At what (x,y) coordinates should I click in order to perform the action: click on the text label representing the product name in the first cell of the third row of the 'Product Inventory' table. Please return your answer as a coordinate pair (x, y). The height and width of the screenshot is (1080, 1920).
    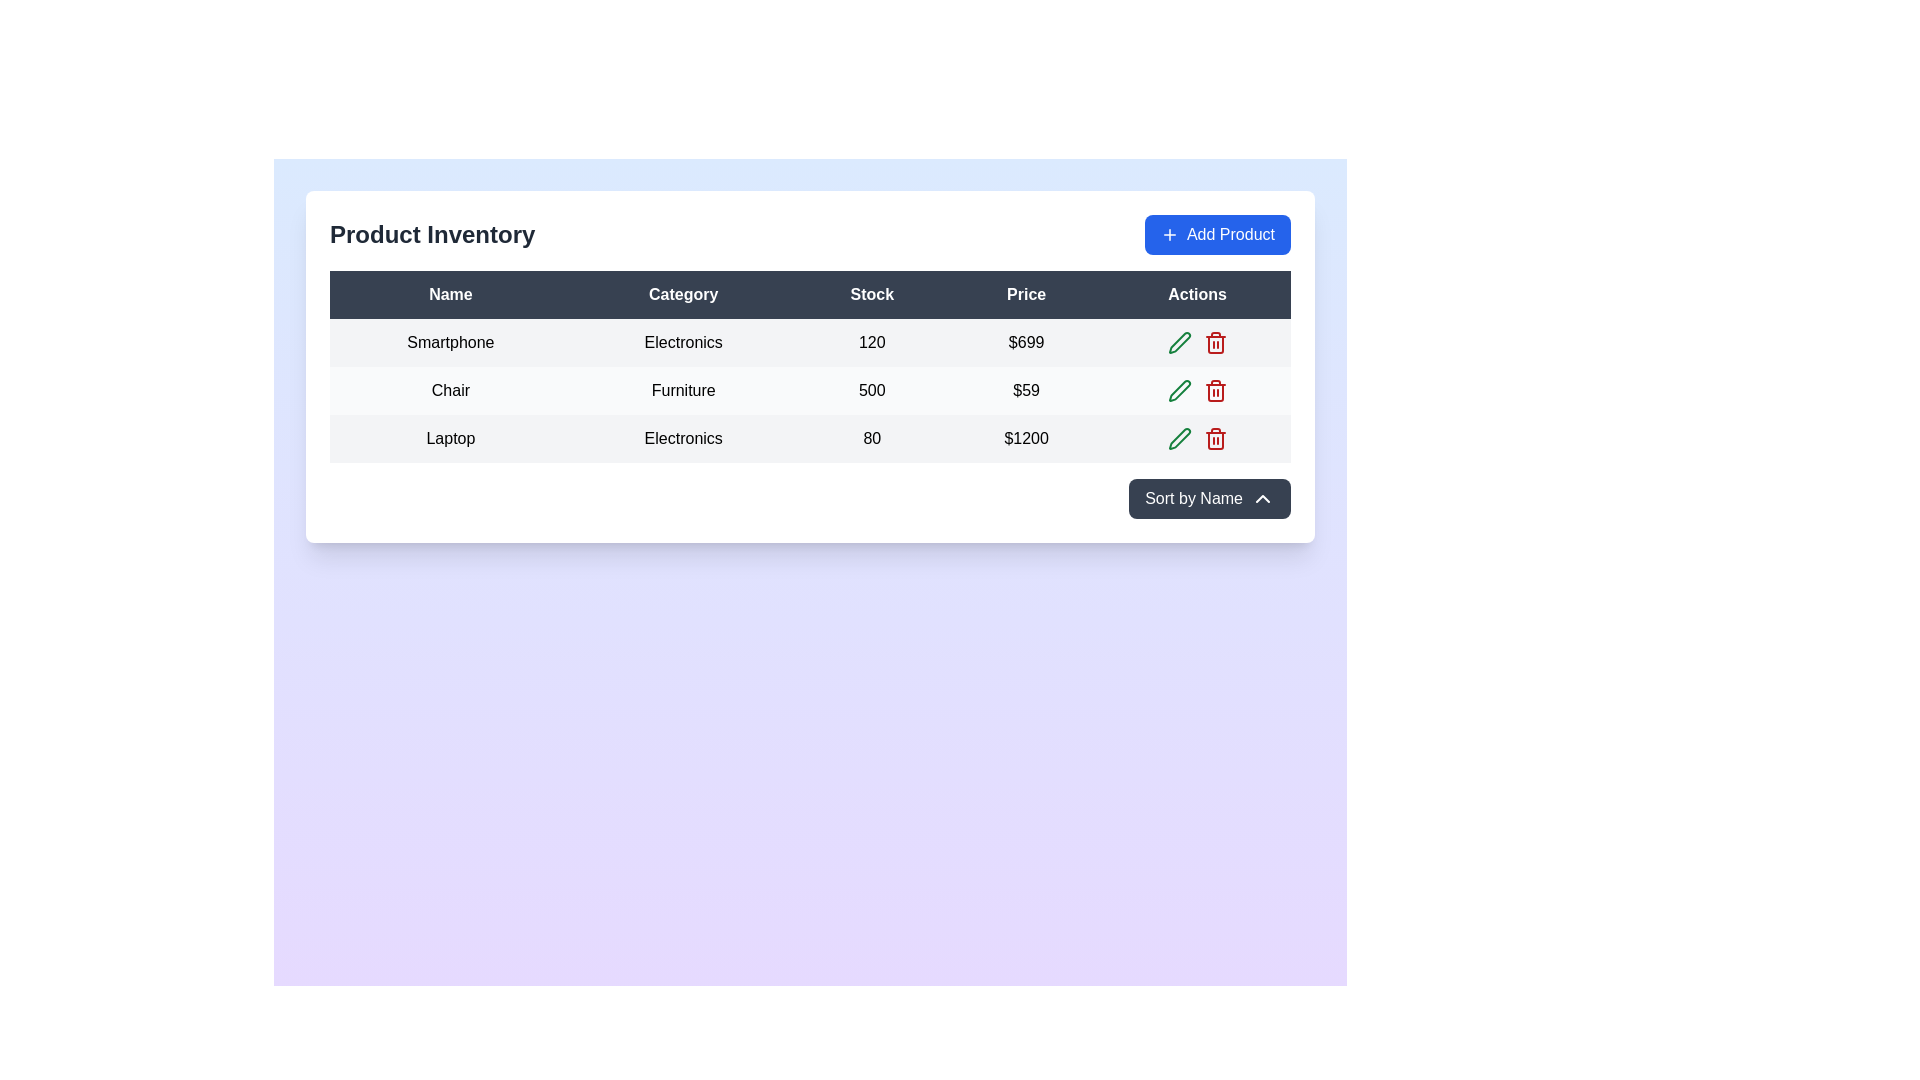
    Looking at the image, I should click on (450, 438).